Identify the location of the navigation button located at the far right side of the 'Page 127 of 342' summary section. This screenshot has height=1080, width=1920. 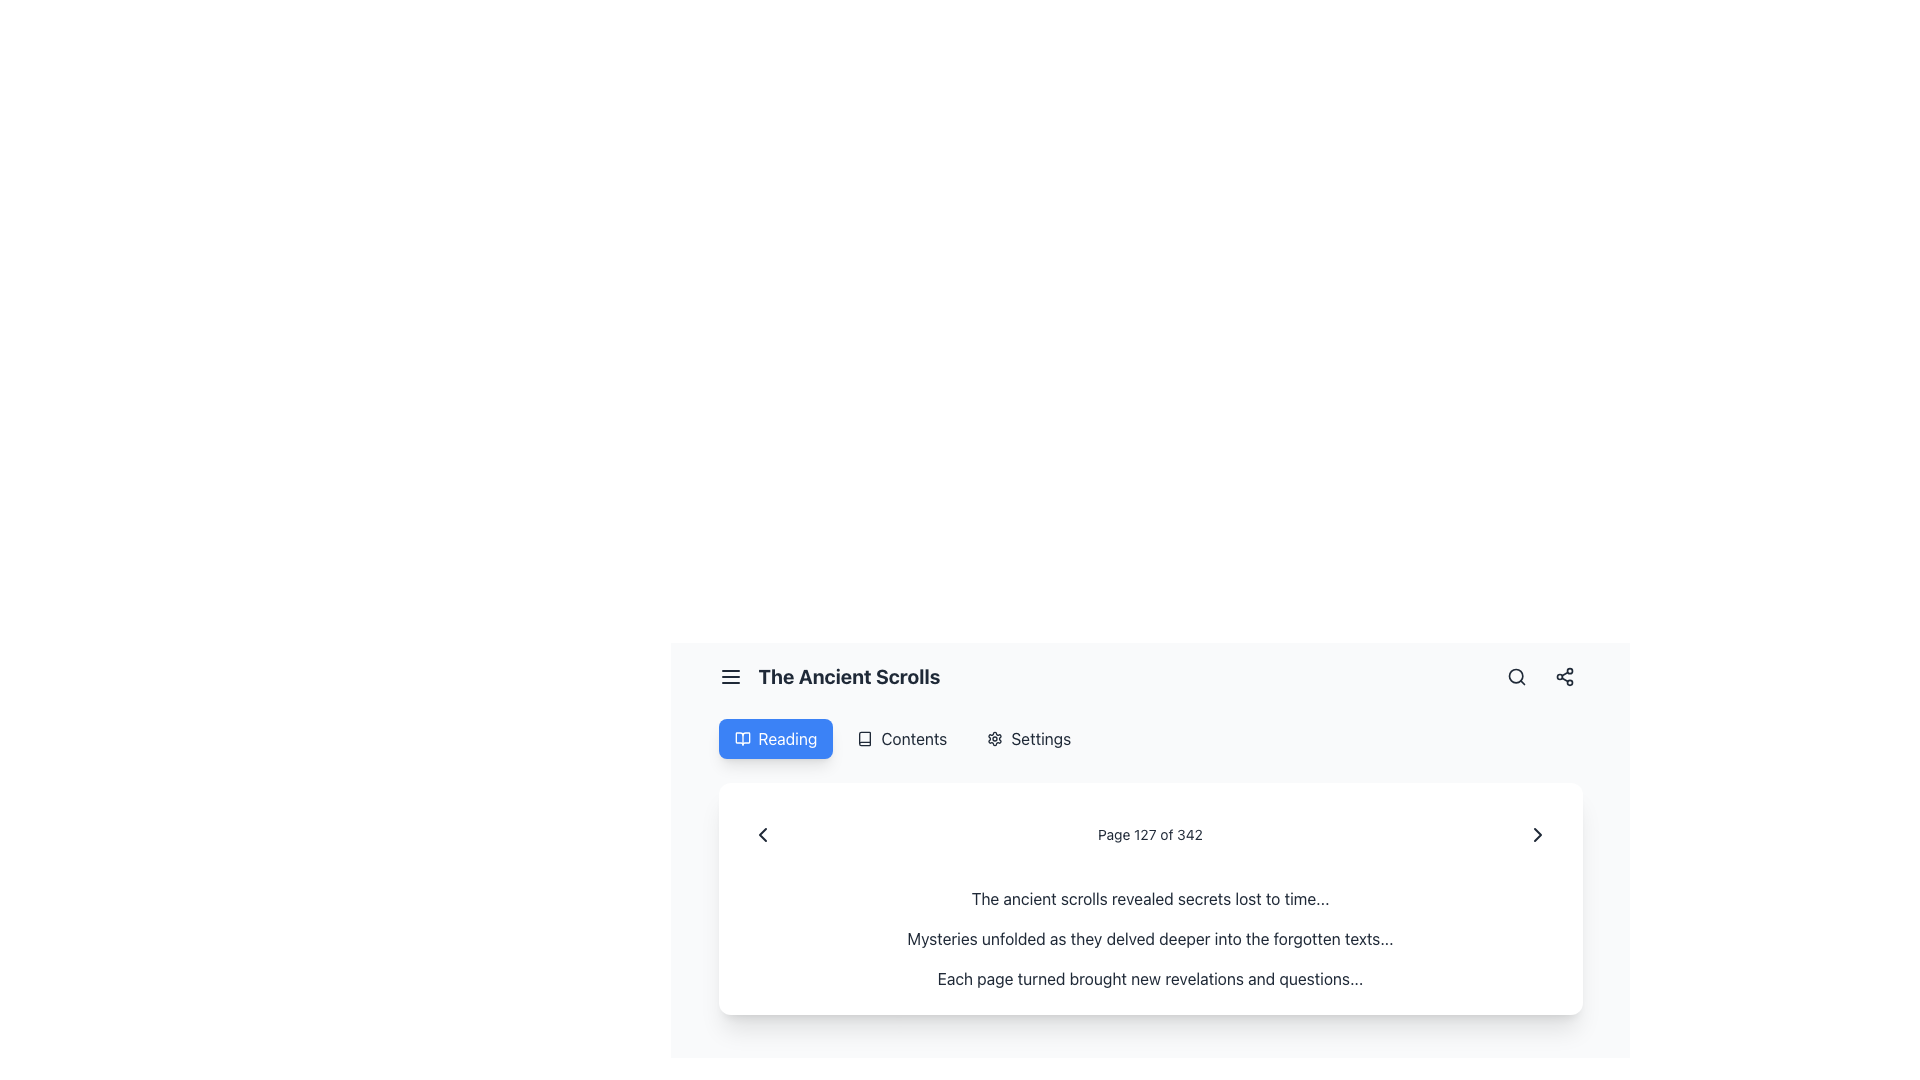
(1537, 834).